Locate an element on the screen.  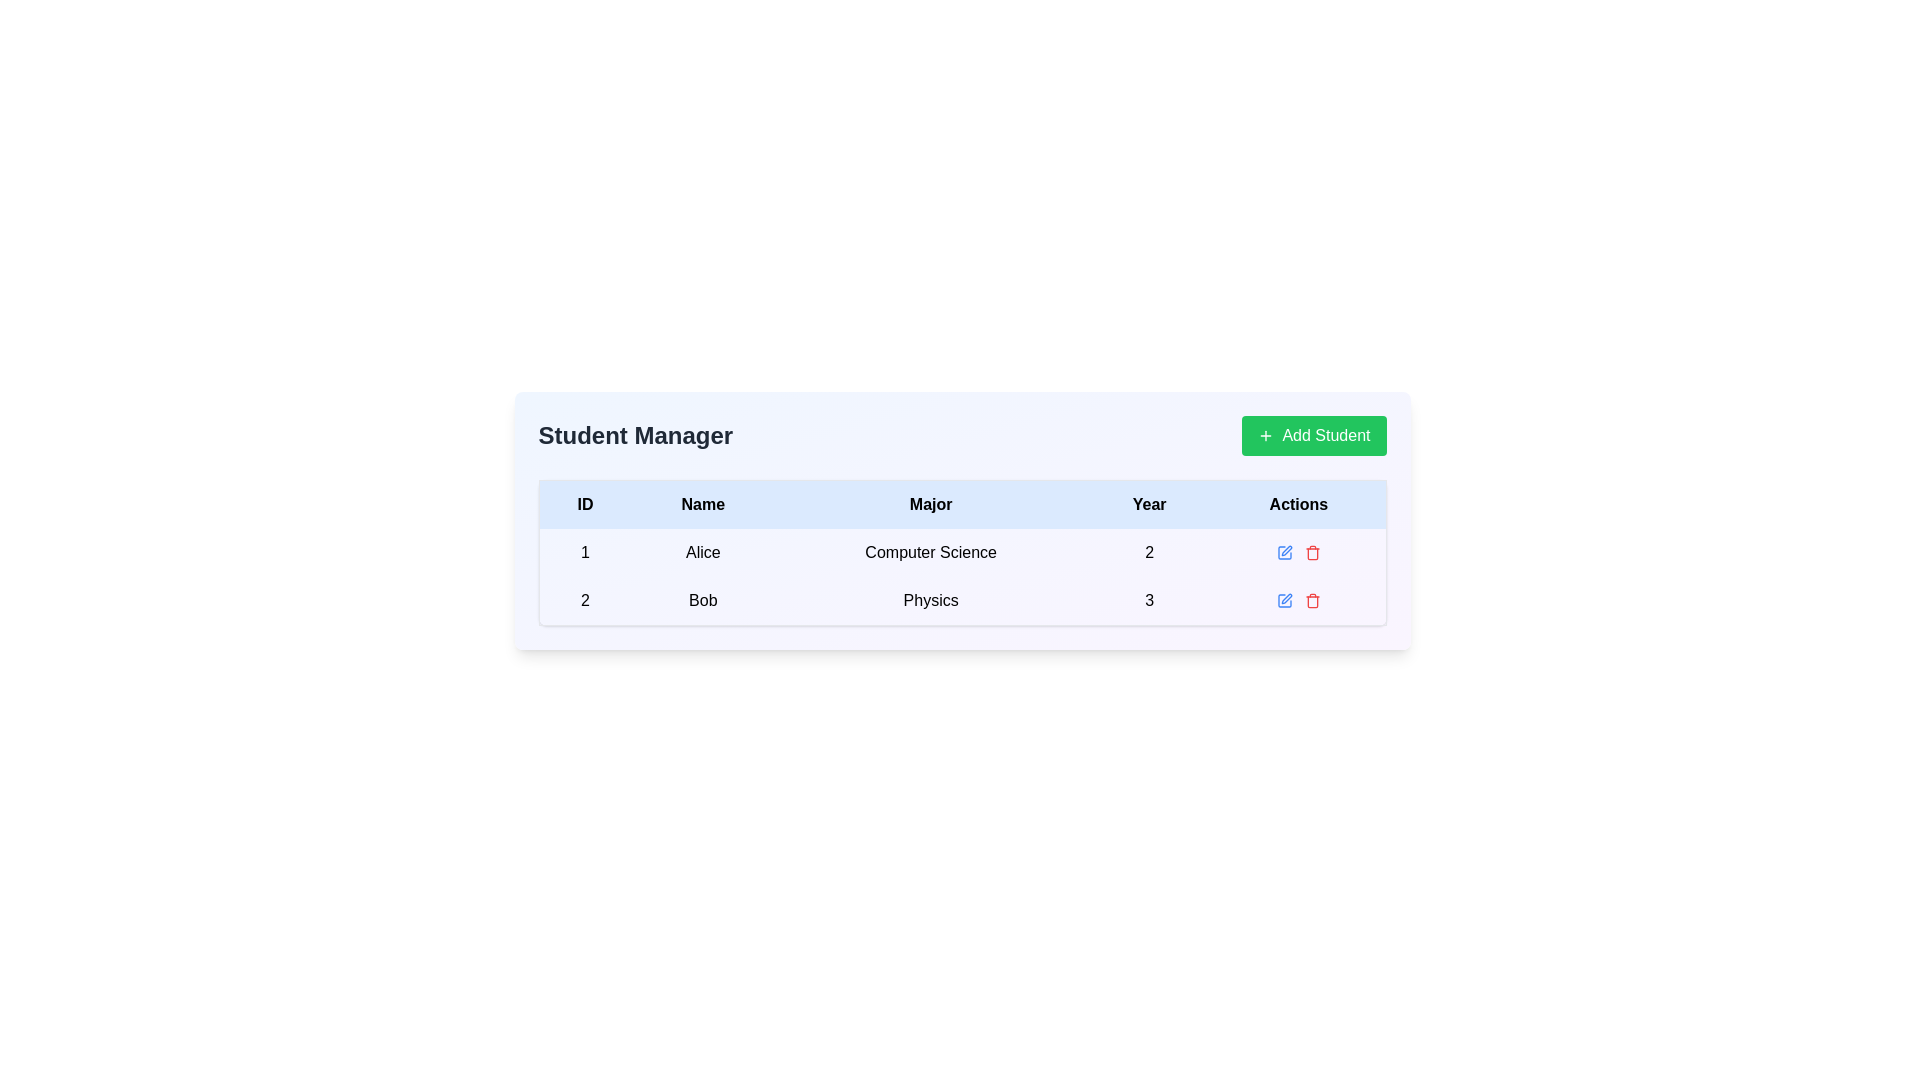
the bold text label displaying 'Student Manager' located on the left side of the header section of the interface is located at coordinates (634, 434).